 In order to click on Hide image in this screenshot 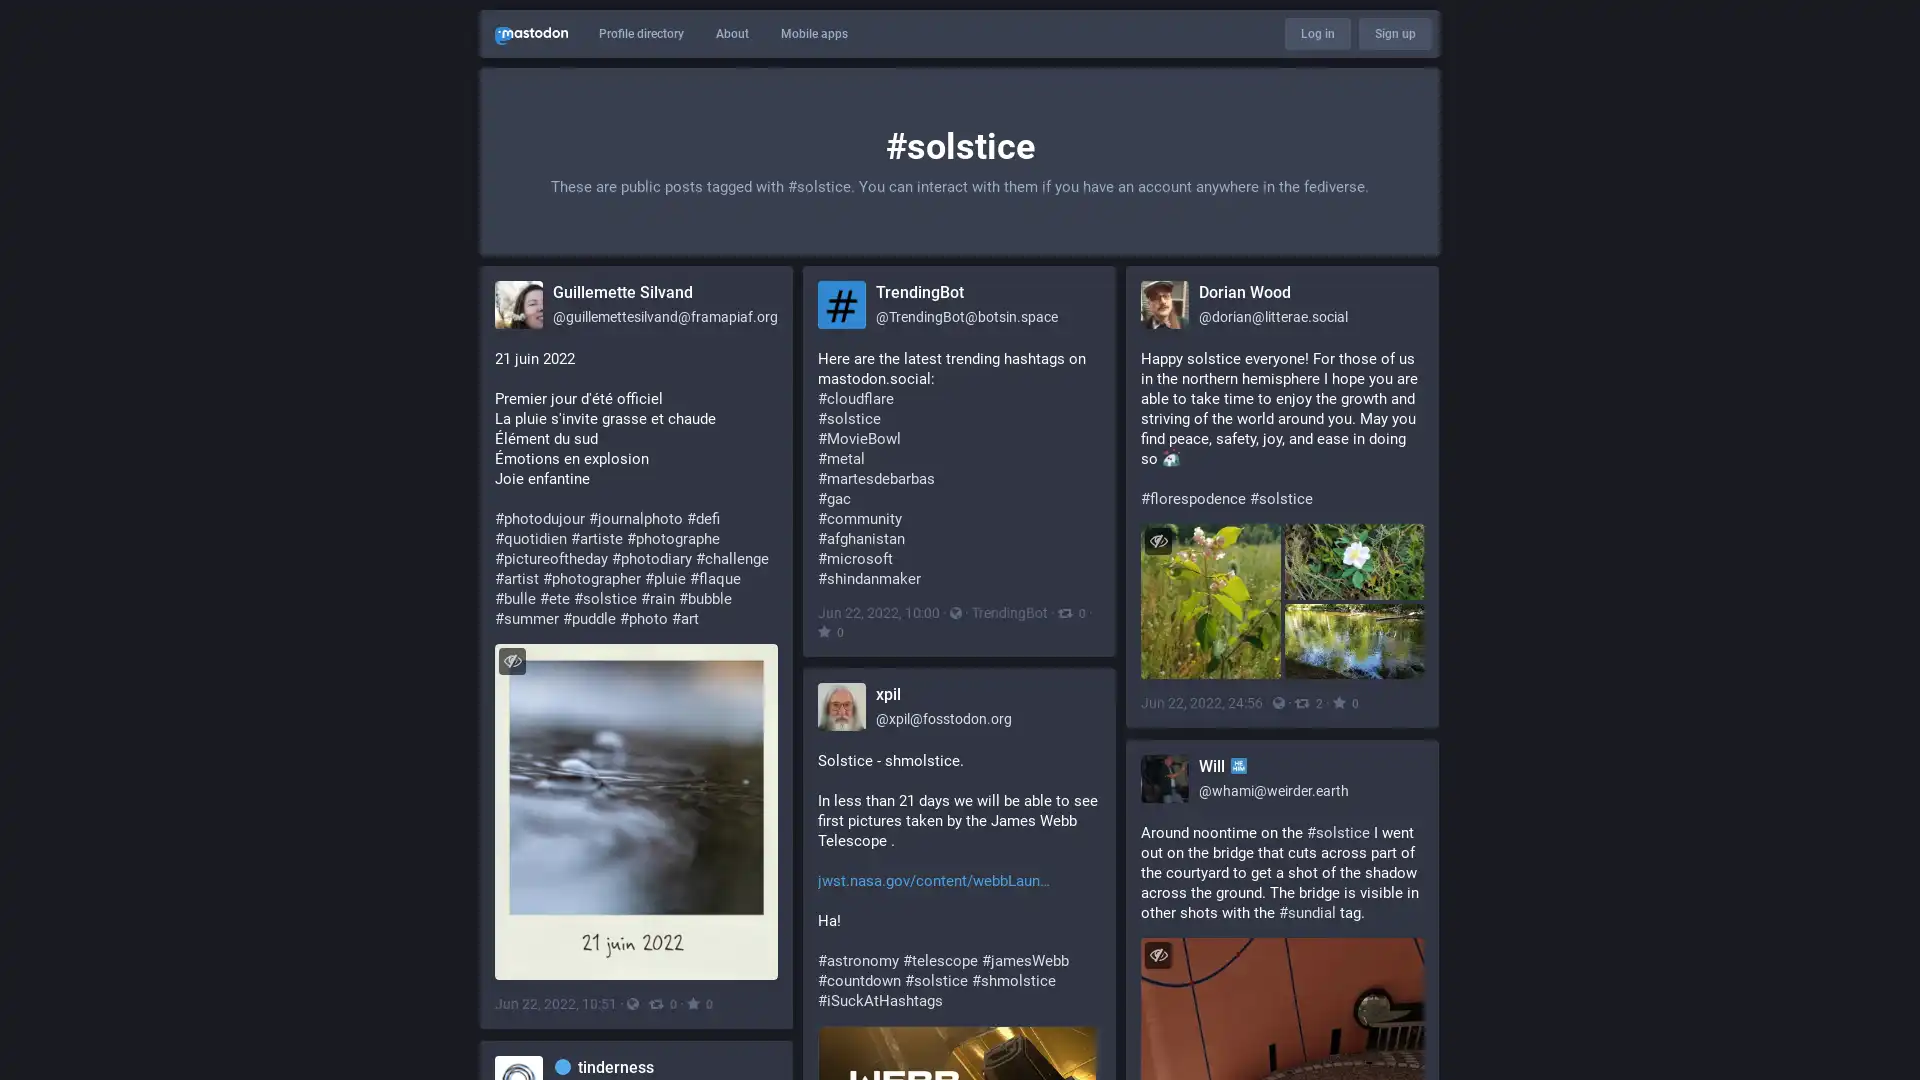, I will do `click(512, 660)`.